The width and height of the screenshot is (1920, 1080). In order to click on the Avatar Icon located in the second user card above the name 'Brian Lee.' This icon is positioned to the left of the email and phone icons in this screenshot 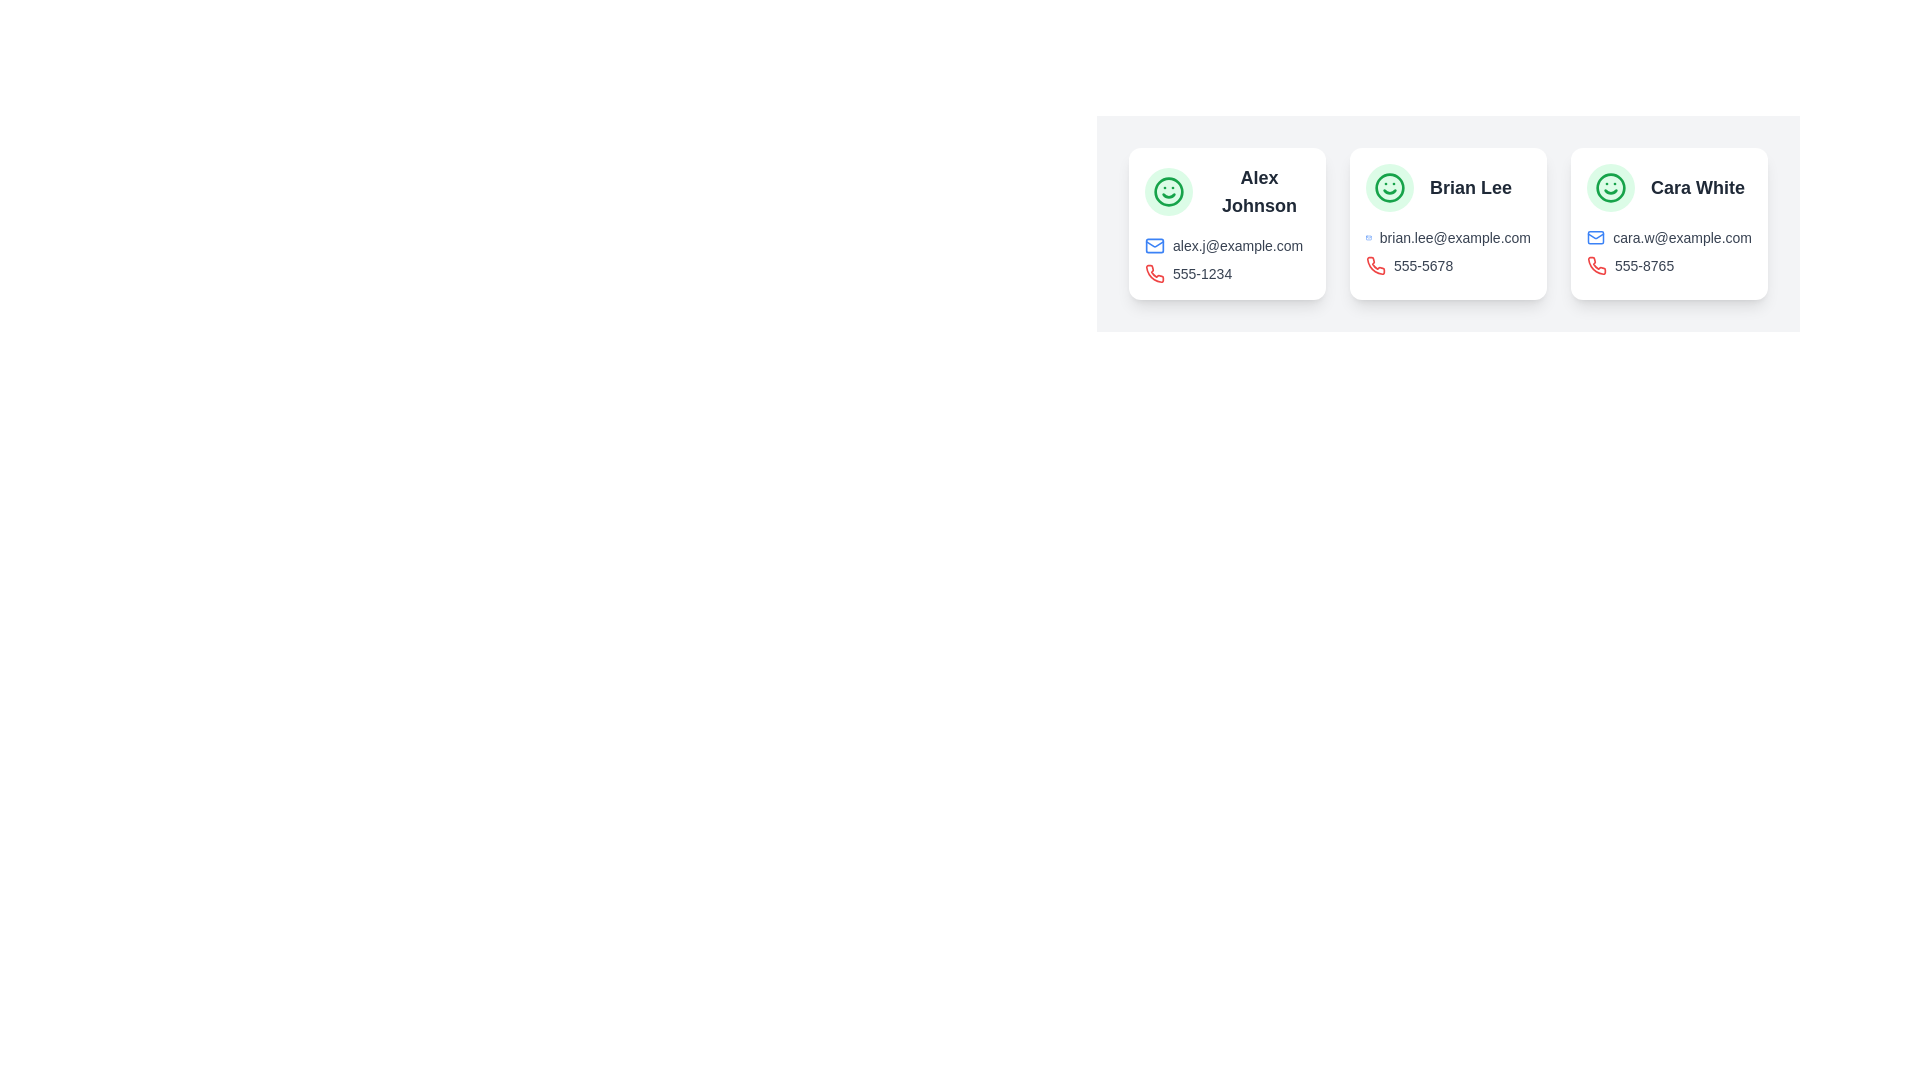, I will do `click(1389, 188)`.